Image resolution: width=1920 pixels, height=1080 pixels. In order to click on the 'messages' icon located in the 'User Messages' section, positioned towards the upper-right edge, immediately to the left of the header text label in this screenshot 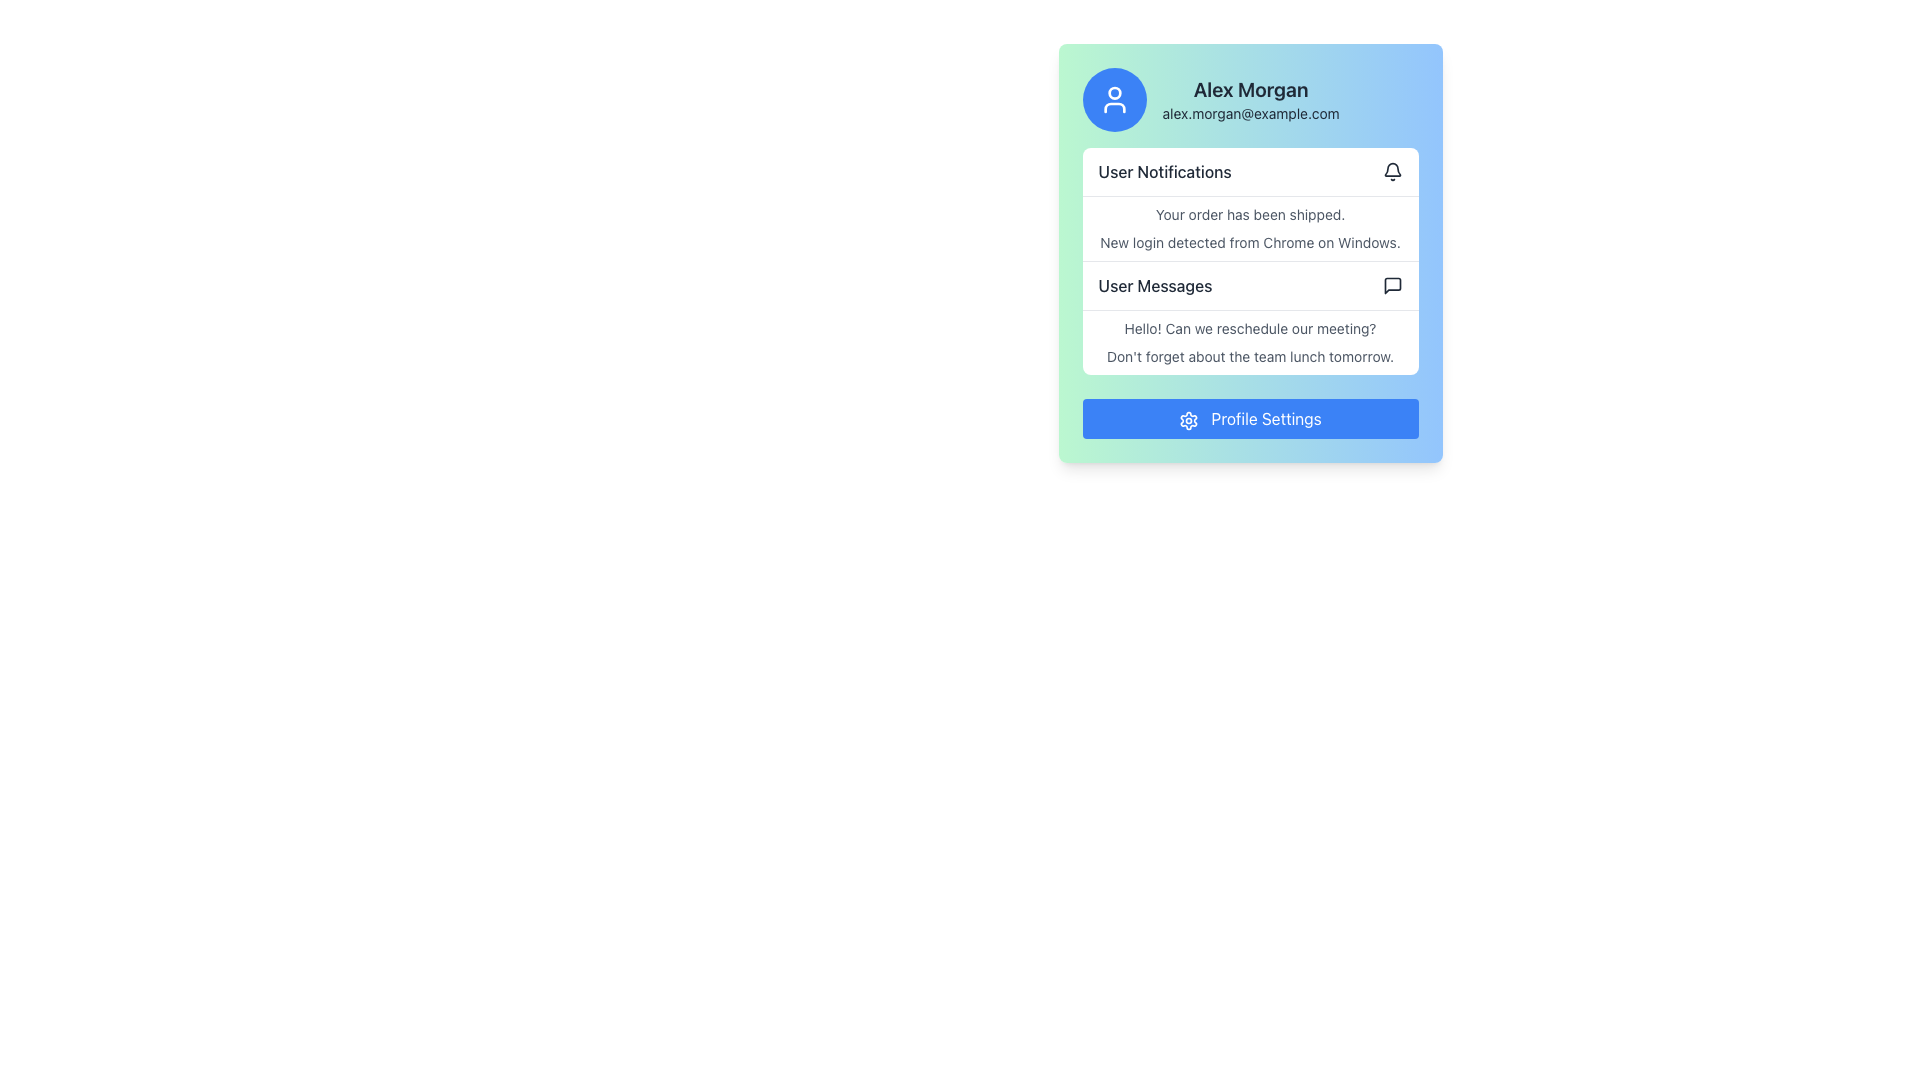, I will do `click(1391, 285)`.